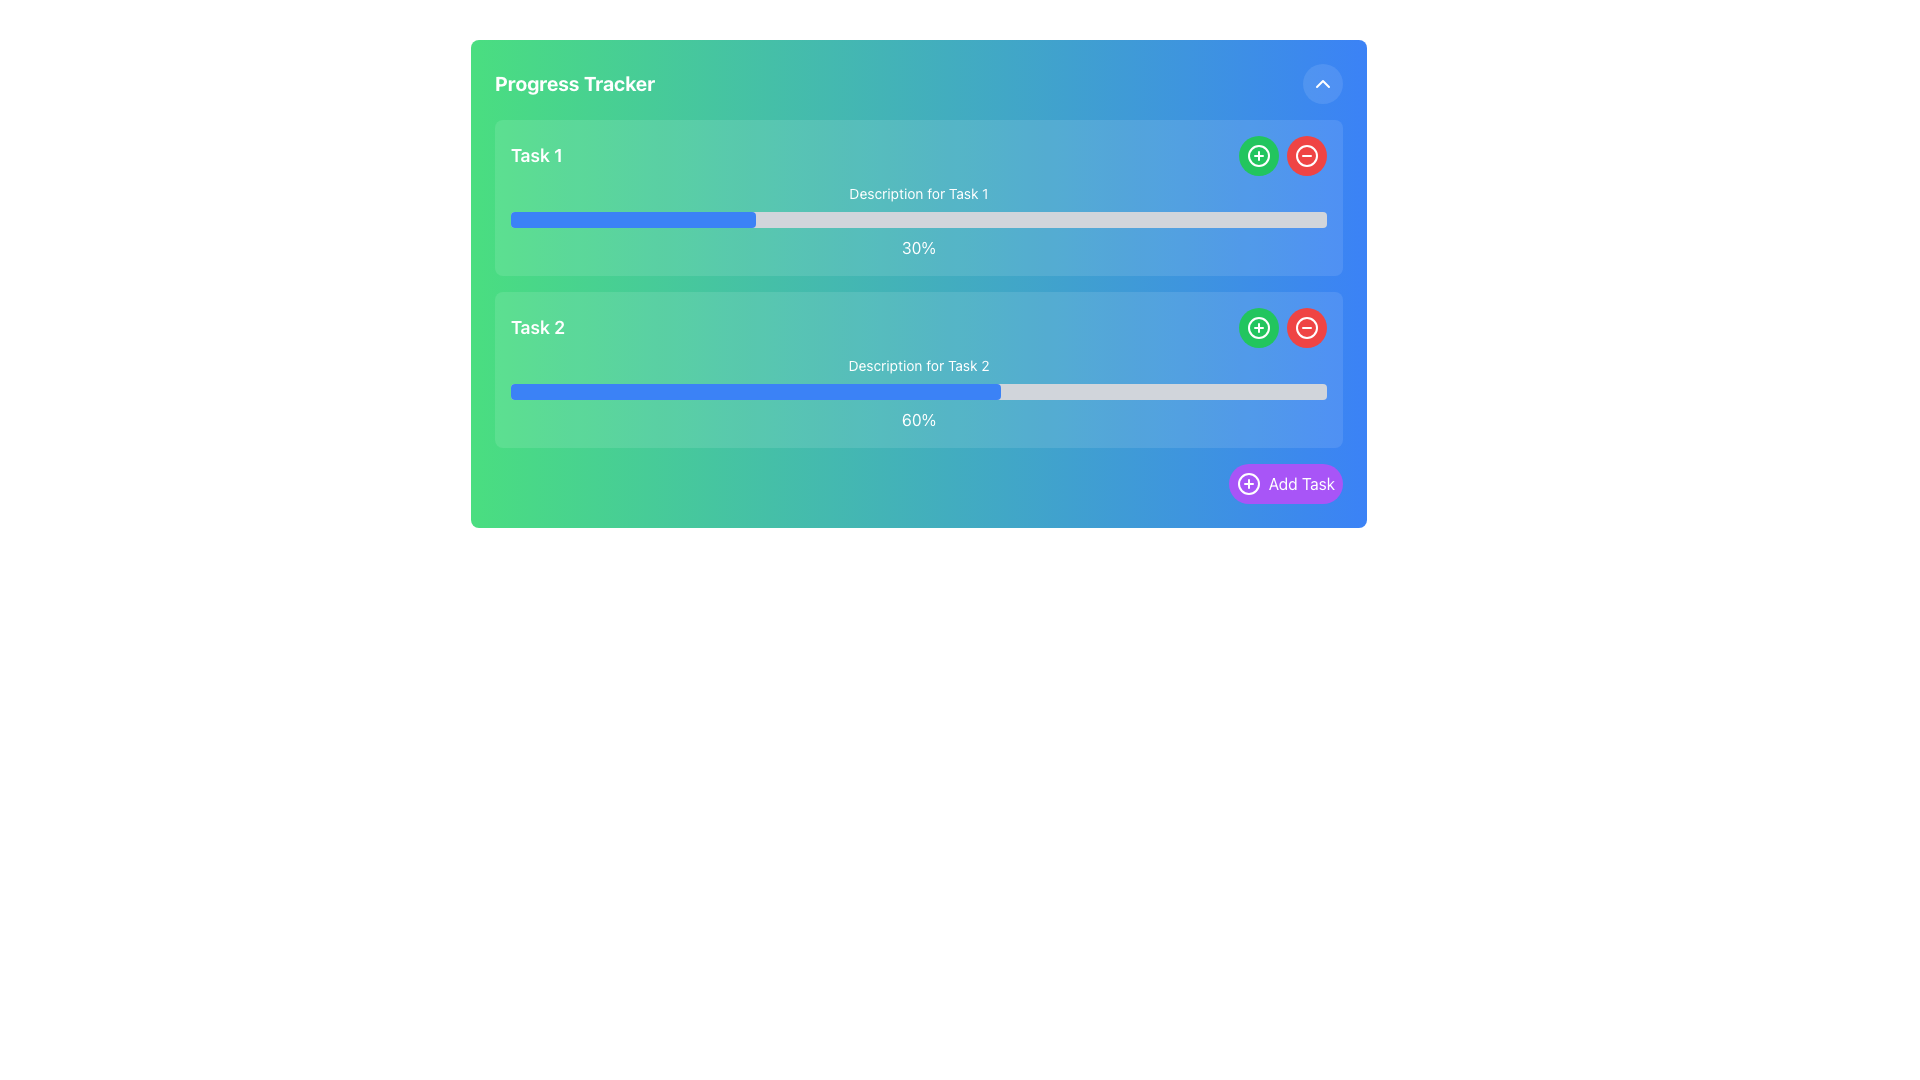 The height and width of the screenshot is (1080, 1920). I want to click on the Text Label displaying '30%' in white text, so click(917, 246).